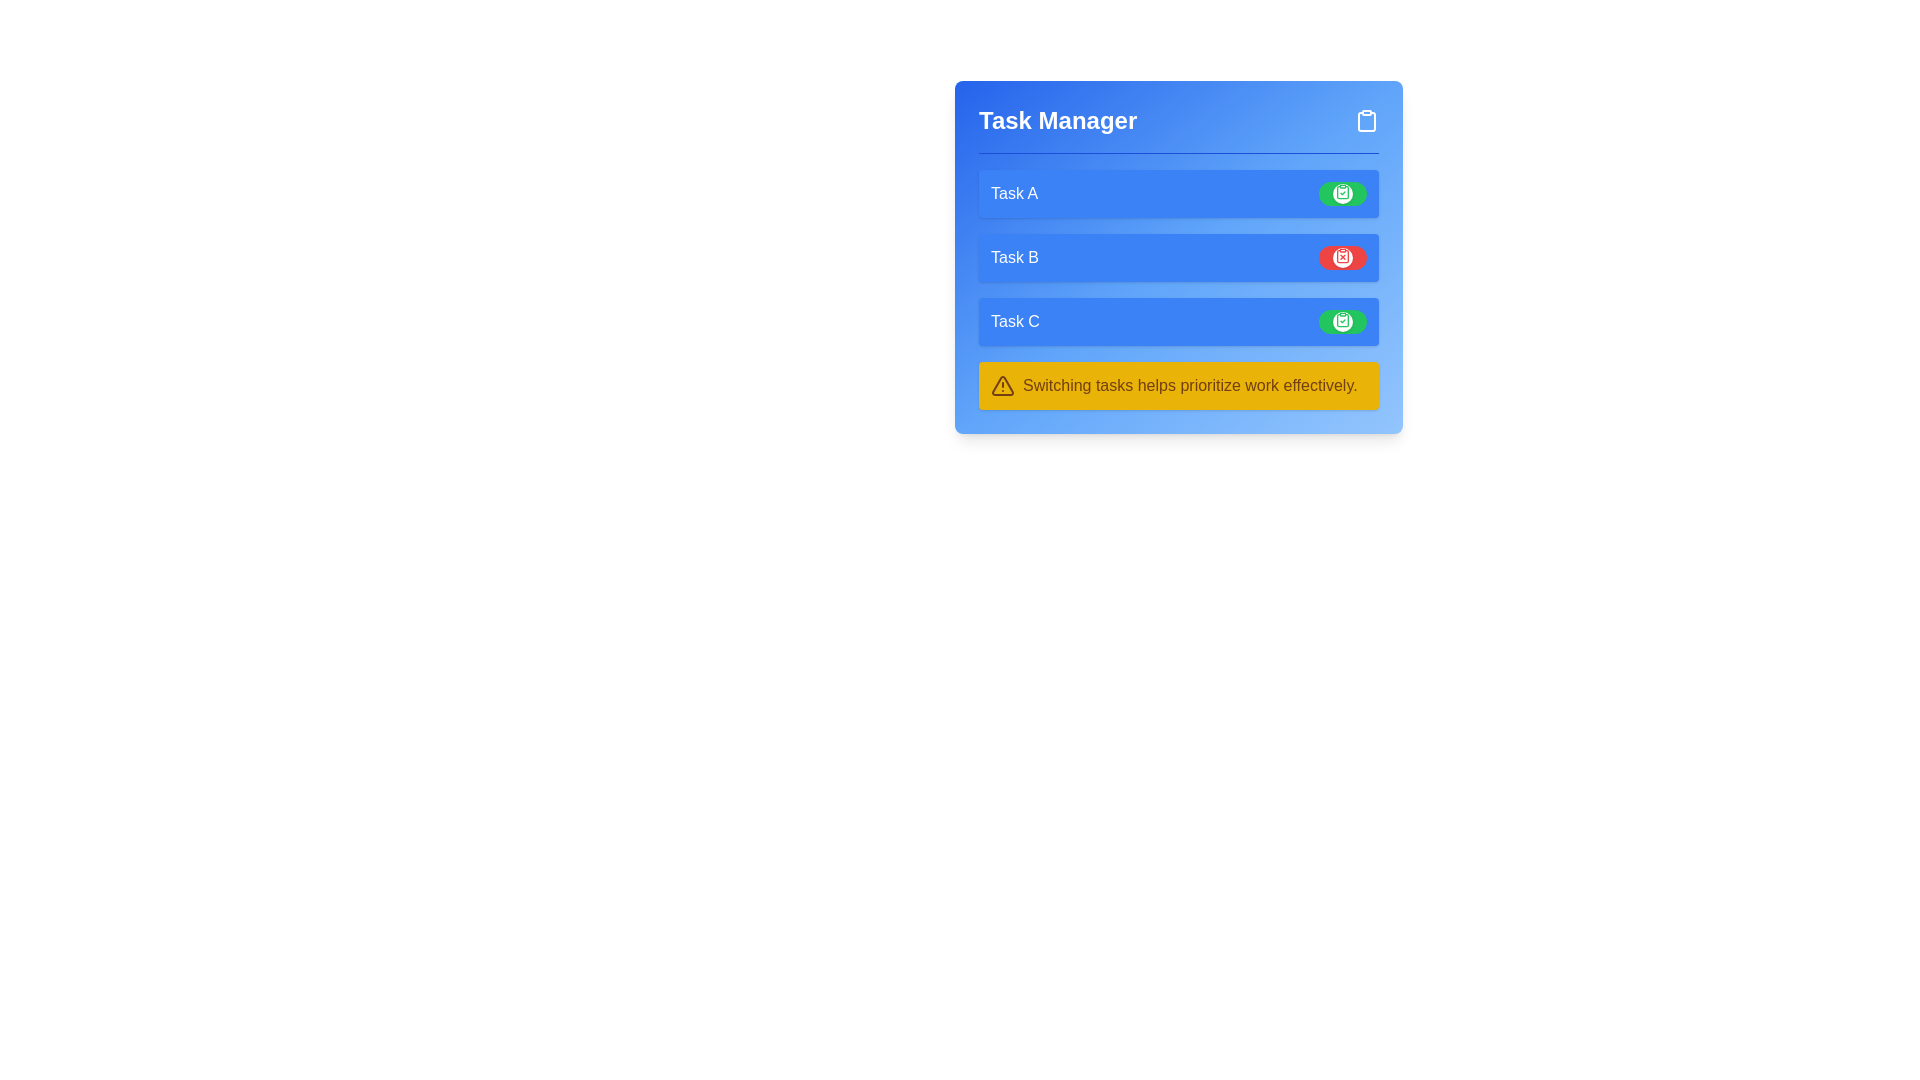  Describe the element at coordinates (1343, 192) in the screenshot. I see `the status toggle icon for 'Task A' located in the top-right corner of its entry` at that location.